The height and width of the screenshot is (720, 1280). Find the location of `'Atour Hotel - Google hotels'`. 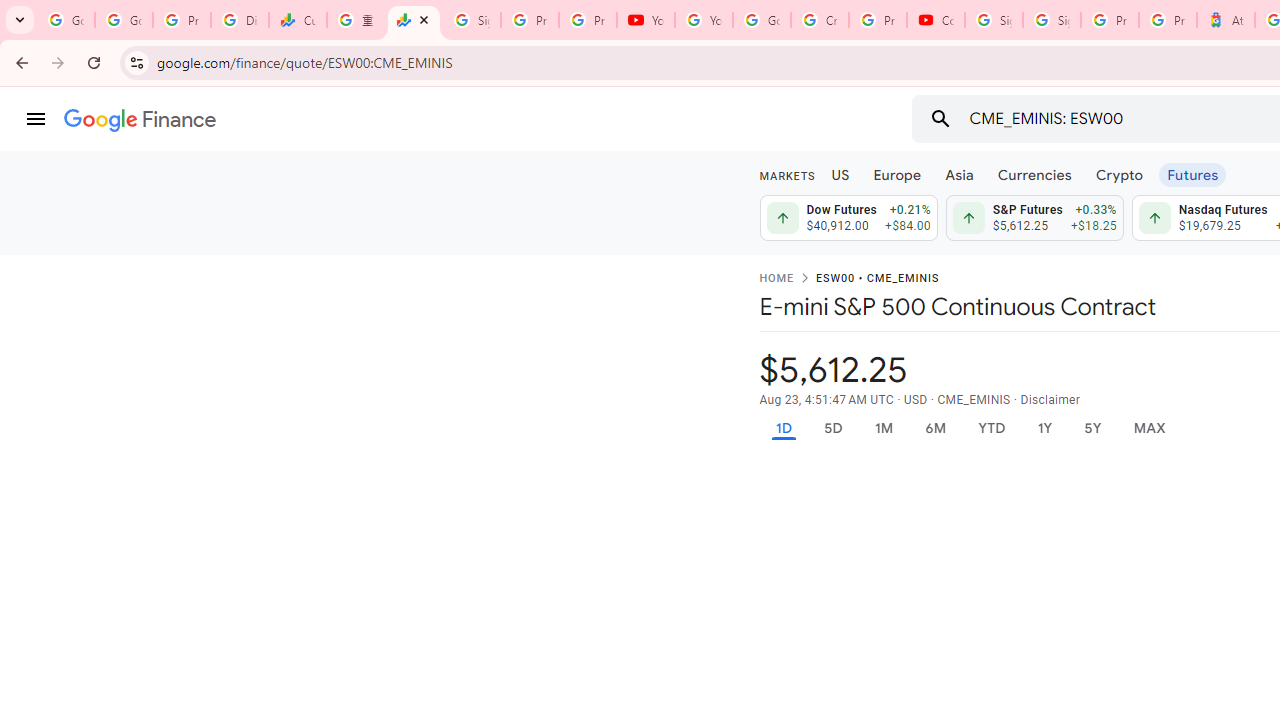

'Atour Hotel - Google hotels' is located at coordinates (1225, 20).